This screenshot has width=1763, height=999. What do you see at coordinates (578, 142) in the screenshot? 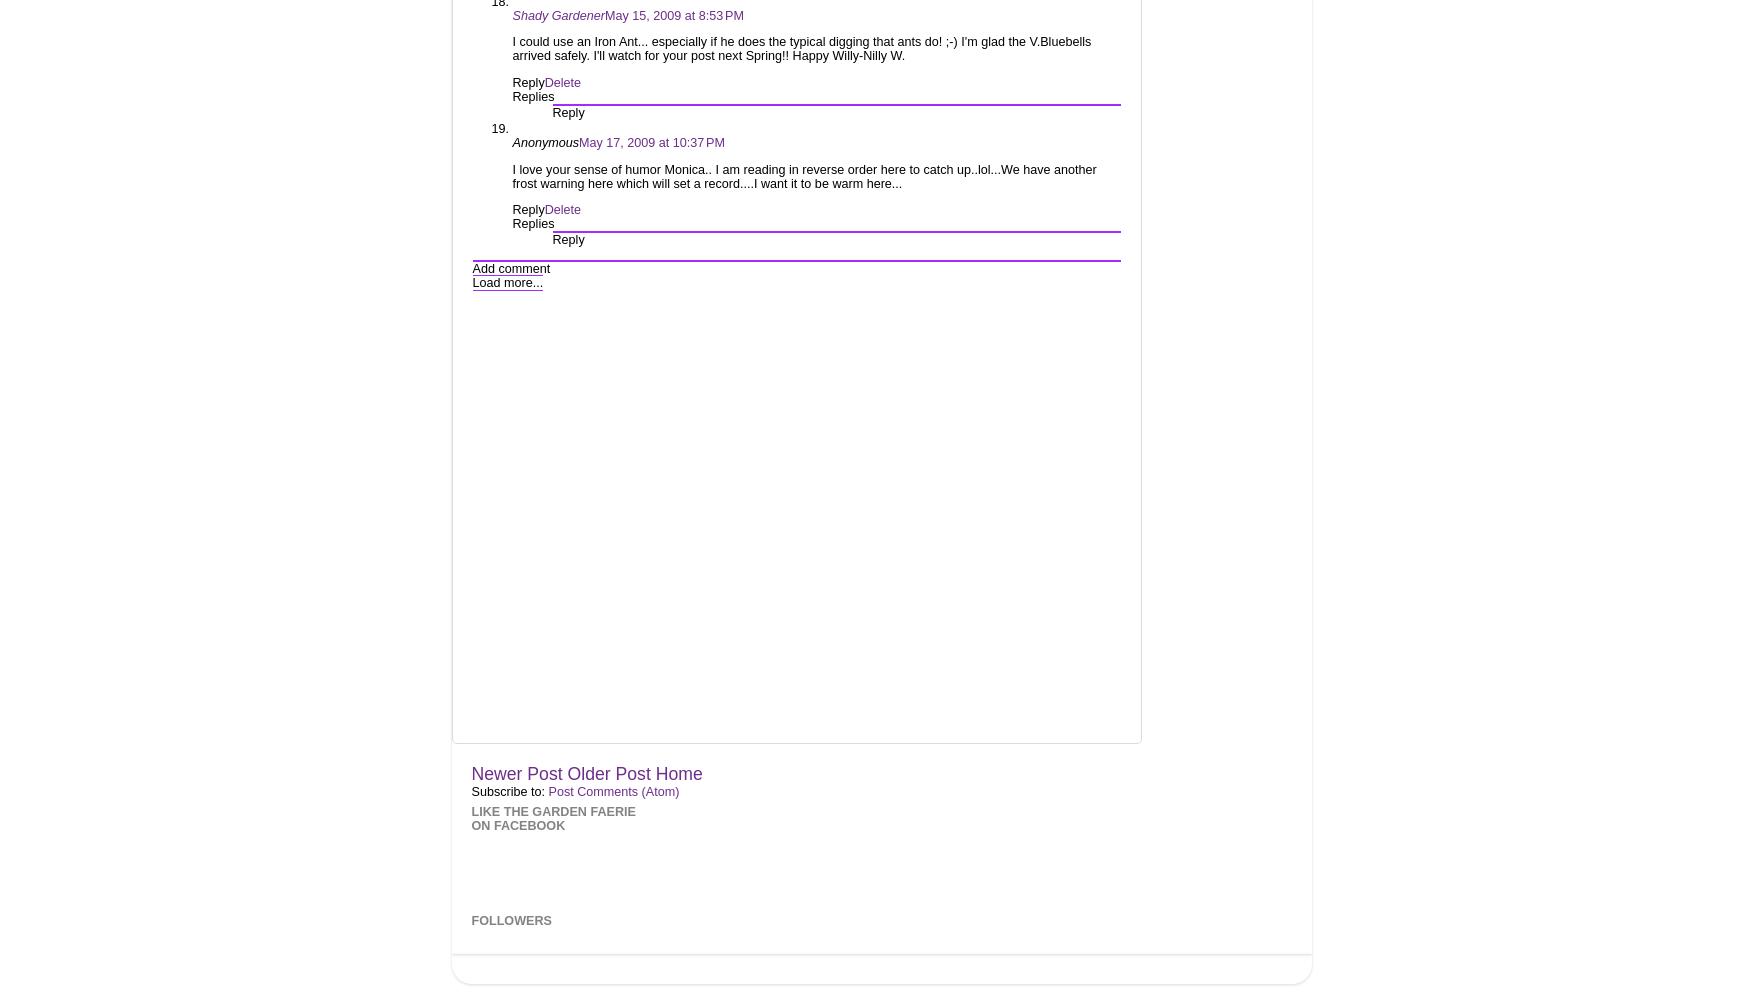
I see `'May 17, 2009 at 10:37 PM'` at bounding box center [578, 142].